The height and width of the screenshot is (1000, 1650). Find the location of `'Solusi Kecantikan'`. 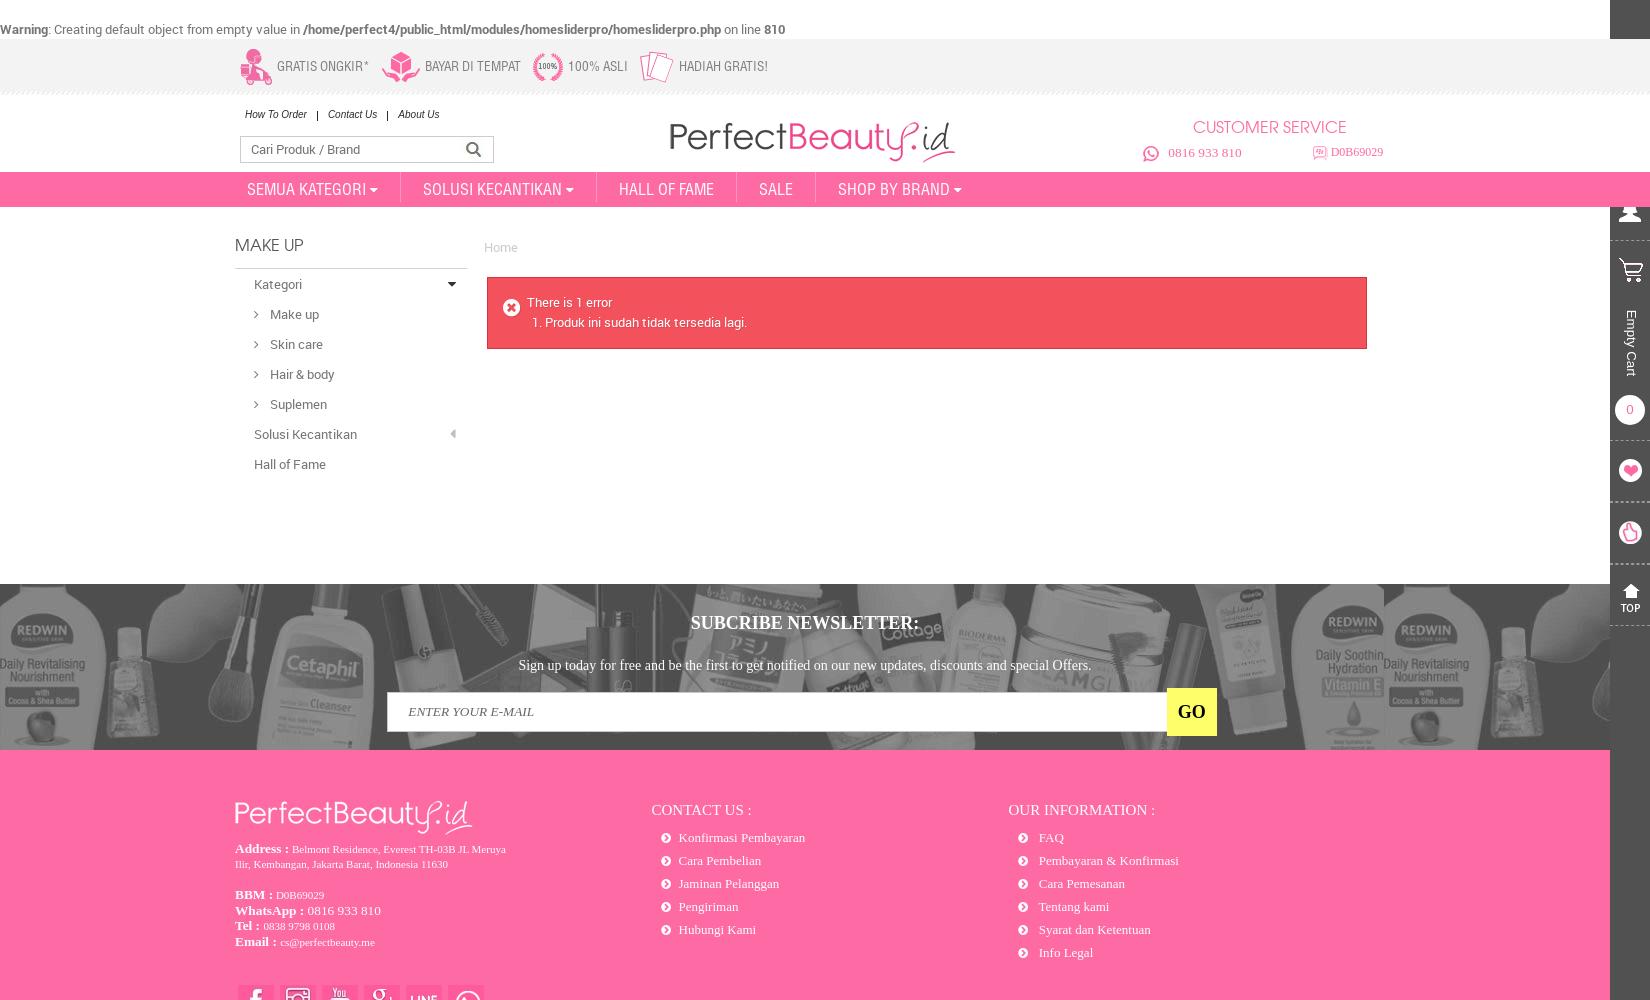

'Solusi Kecantikan' is located at coordinates (305, 434).